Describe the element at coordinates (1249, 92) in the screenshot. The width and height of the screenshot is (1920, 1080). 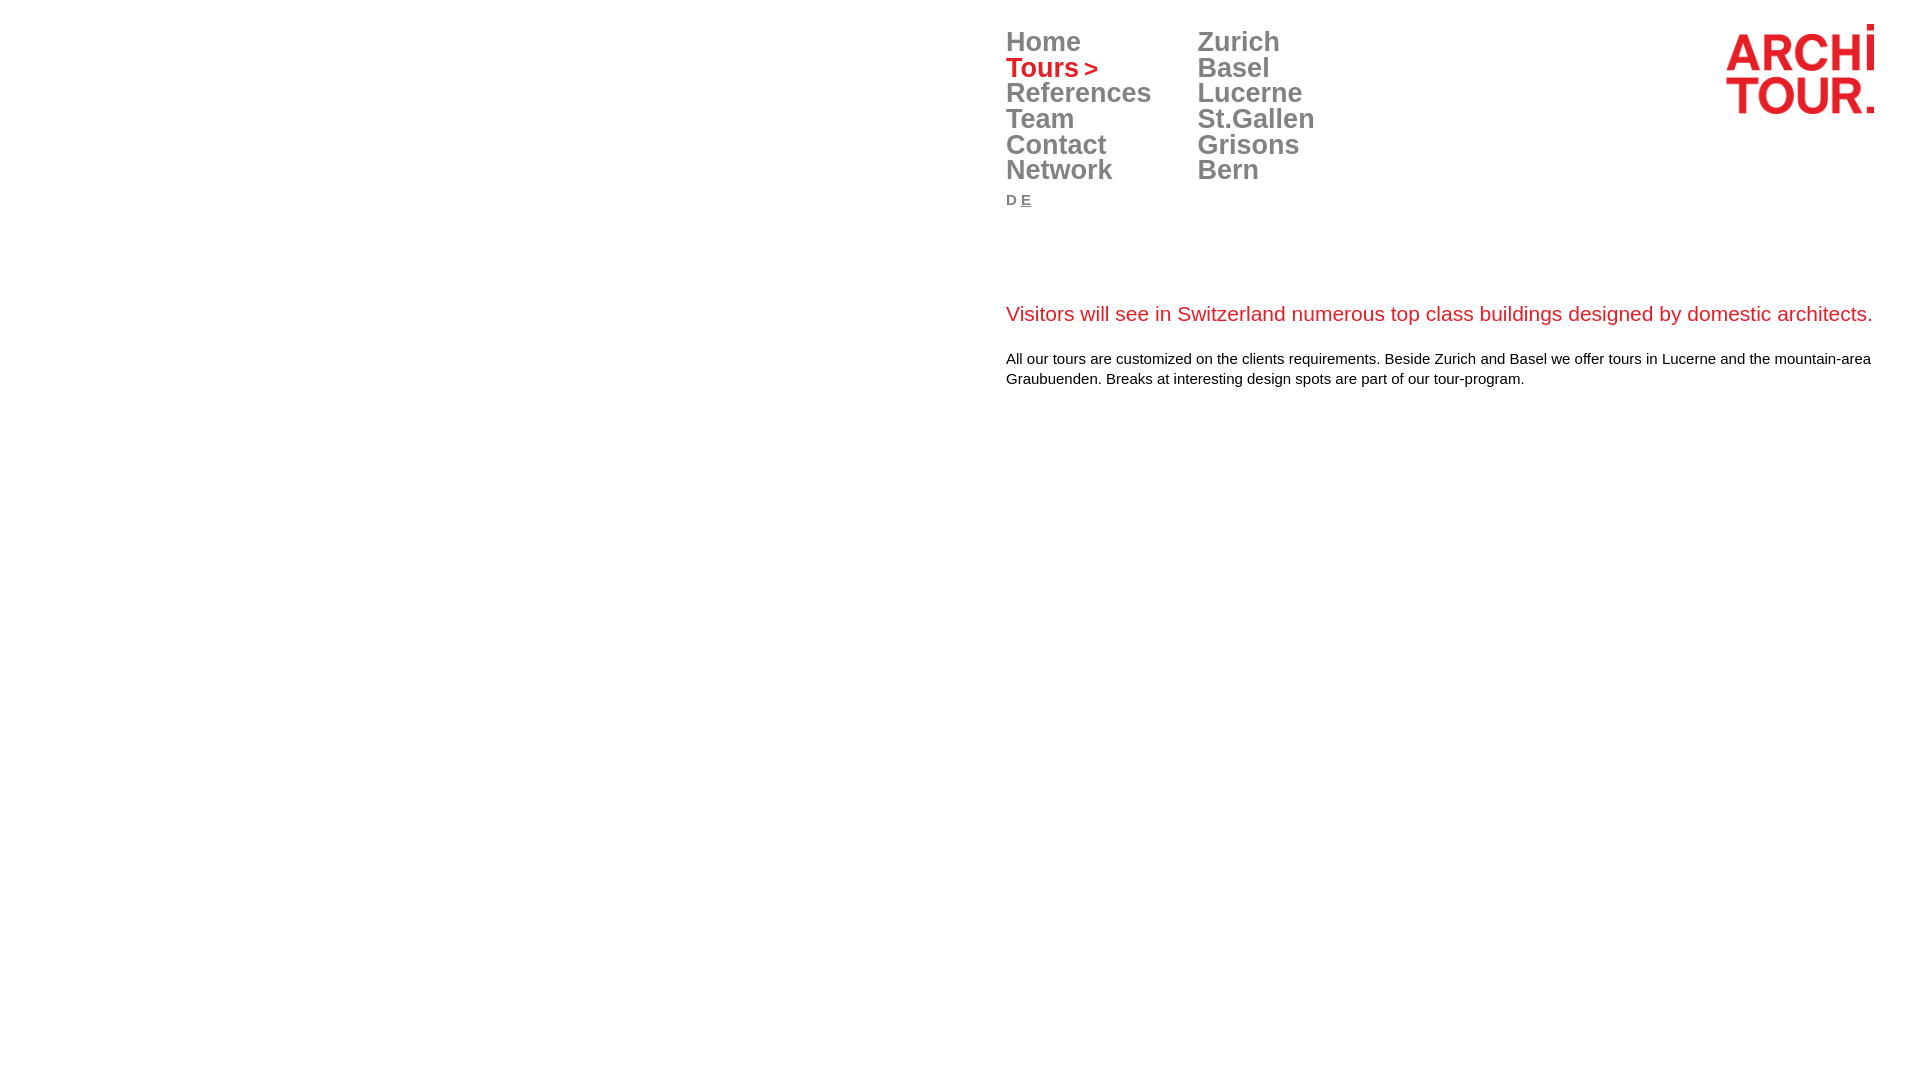
I see `'Lucerne'` at that location.